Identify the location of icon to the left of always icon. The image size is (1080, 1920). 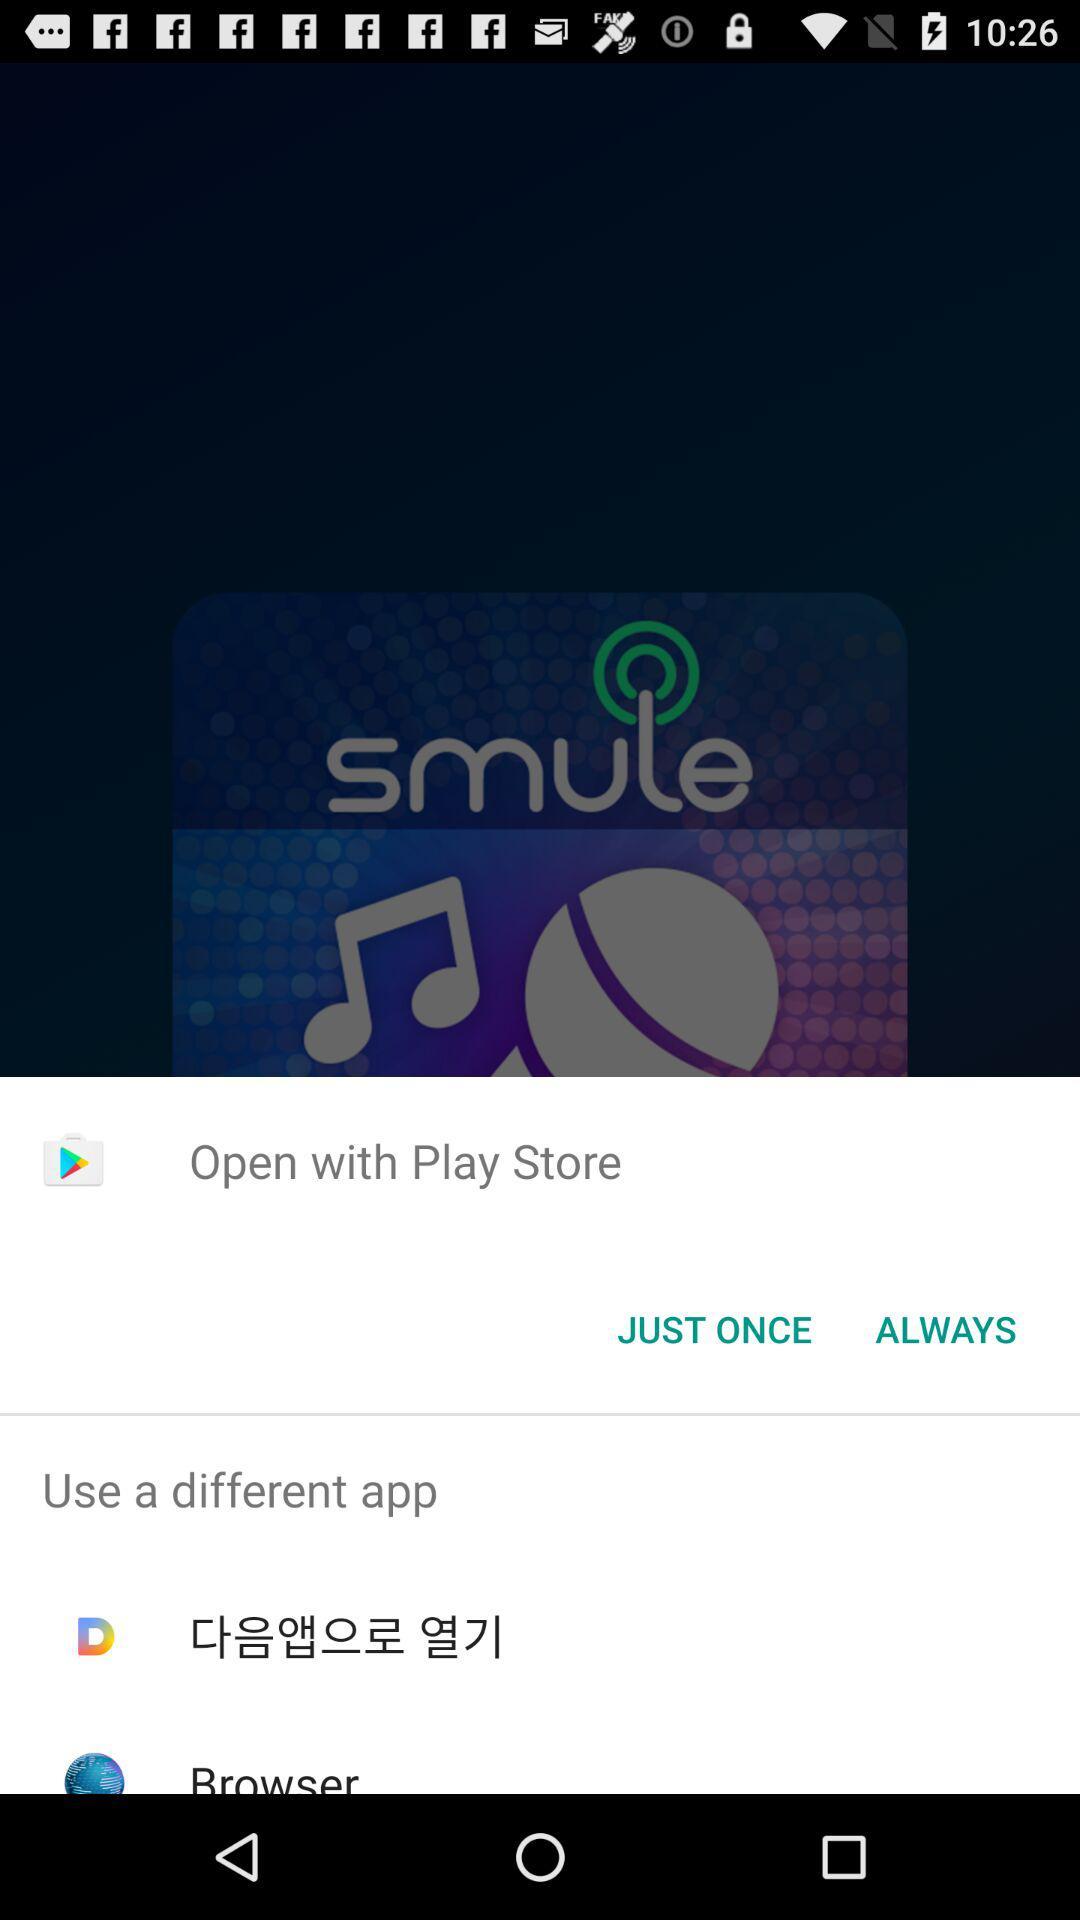
(713, 1329).